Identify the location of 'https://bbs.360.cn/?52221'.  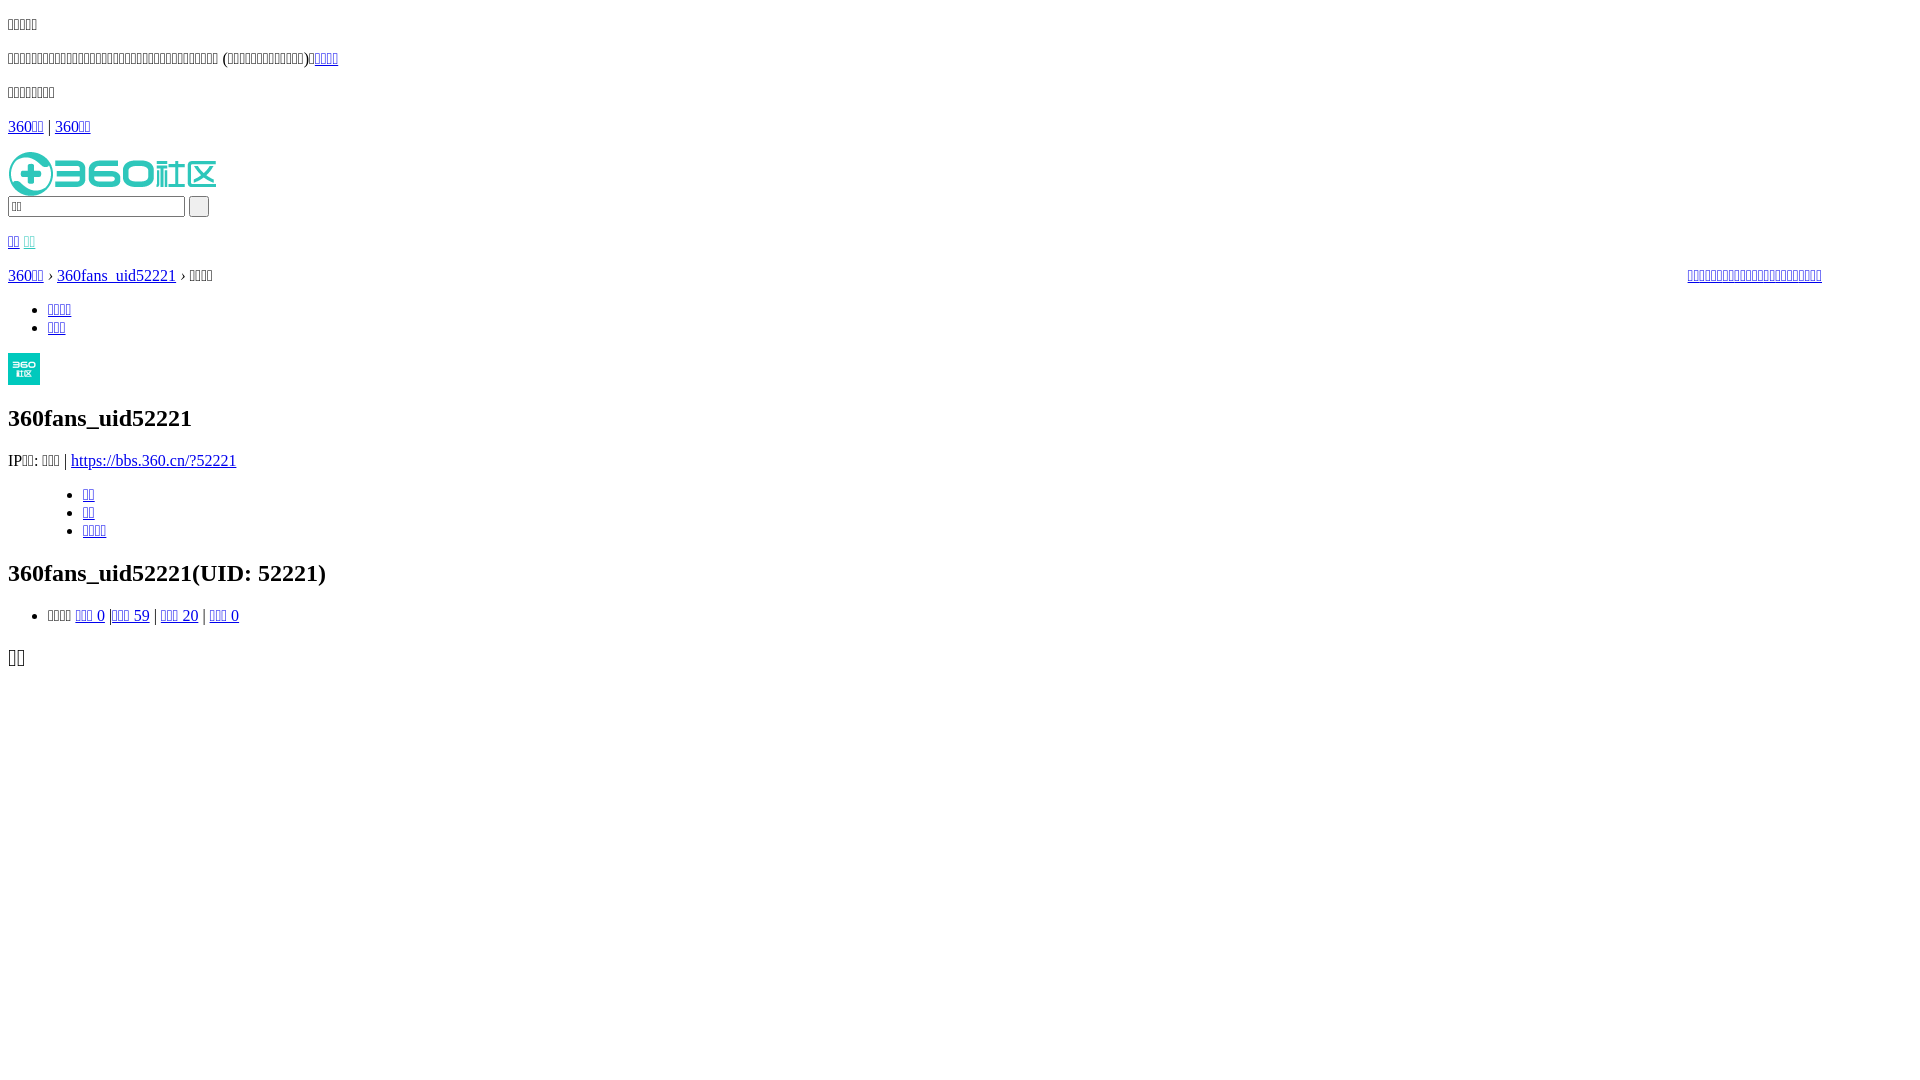
(152, 460).